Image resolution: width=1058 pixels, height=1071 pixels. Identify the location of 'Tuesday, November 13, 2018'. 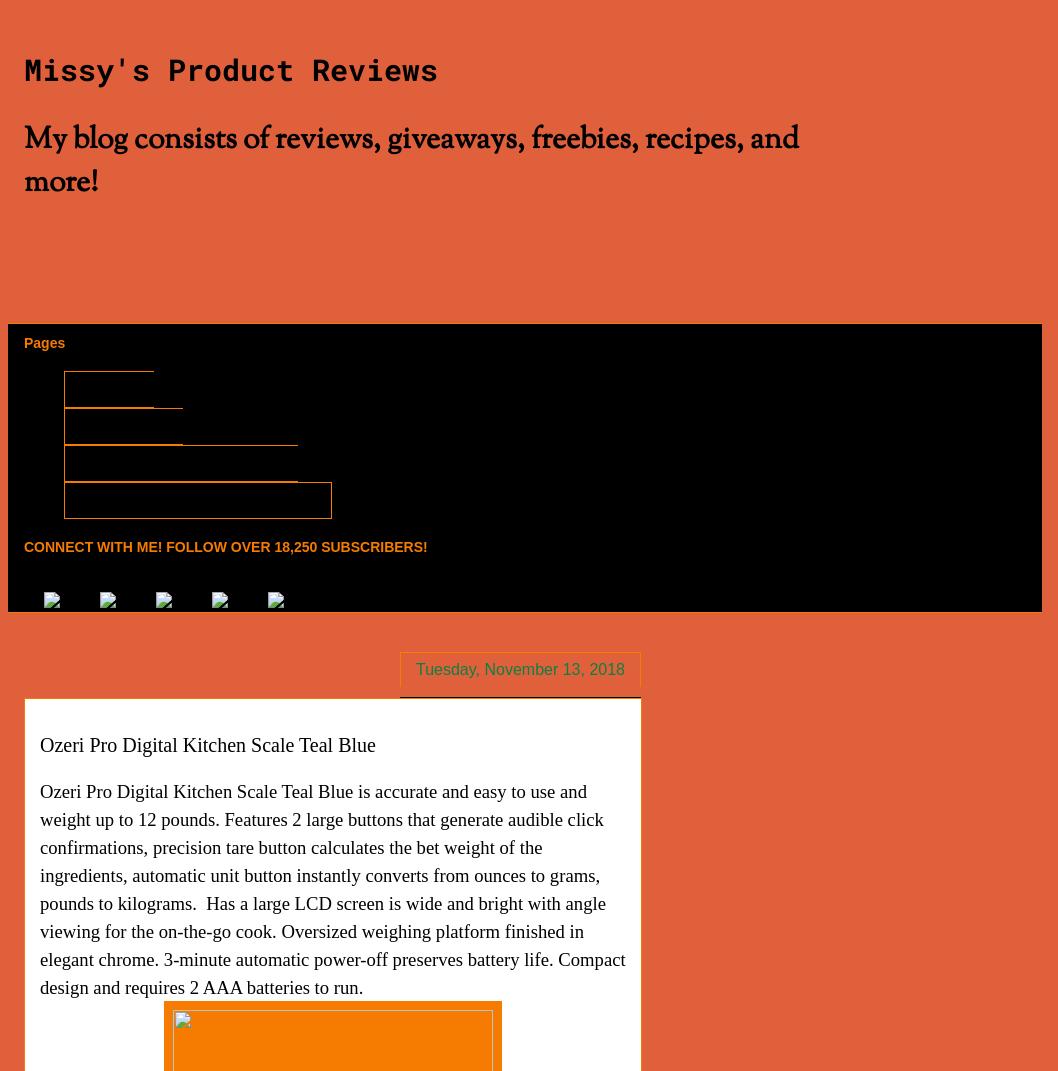
(519, 667).